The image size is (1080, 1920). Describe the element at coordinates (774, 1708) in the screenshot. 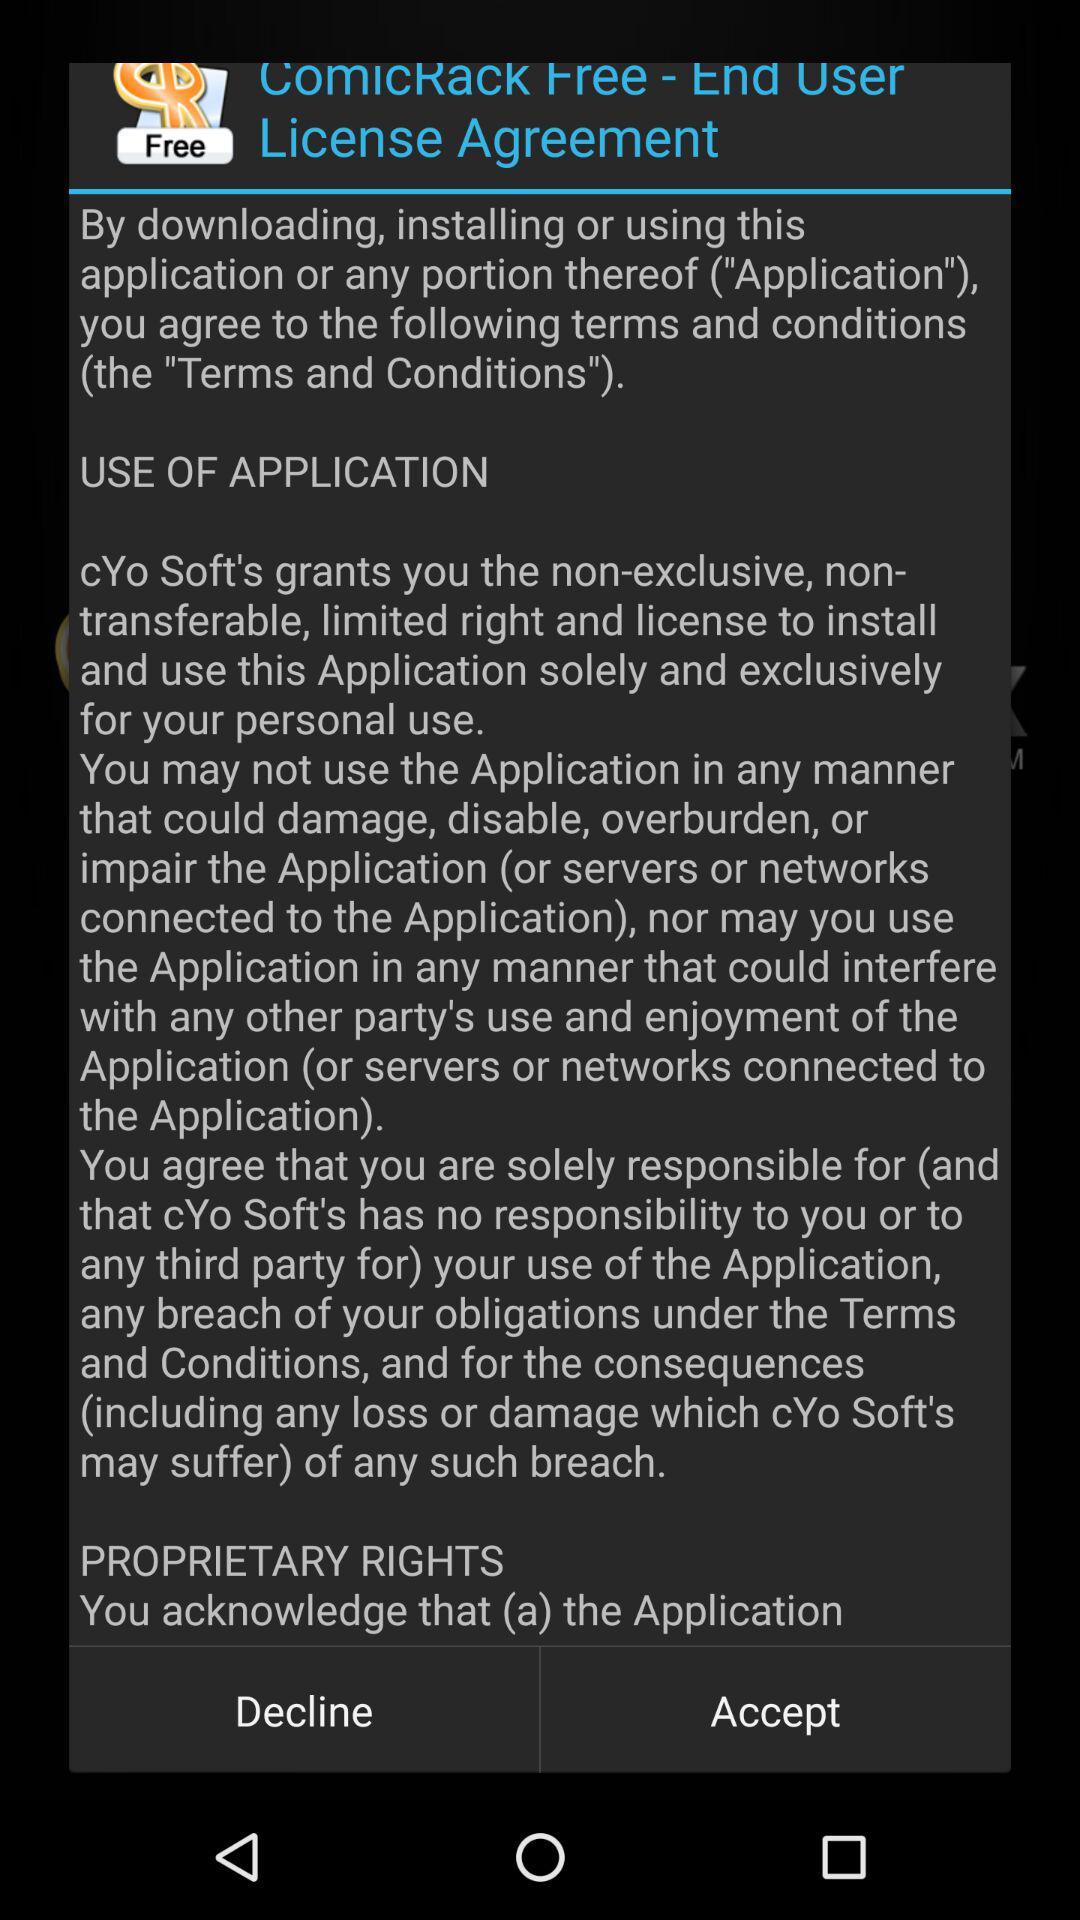

I see `item below the by downloading installing icon` at that location.